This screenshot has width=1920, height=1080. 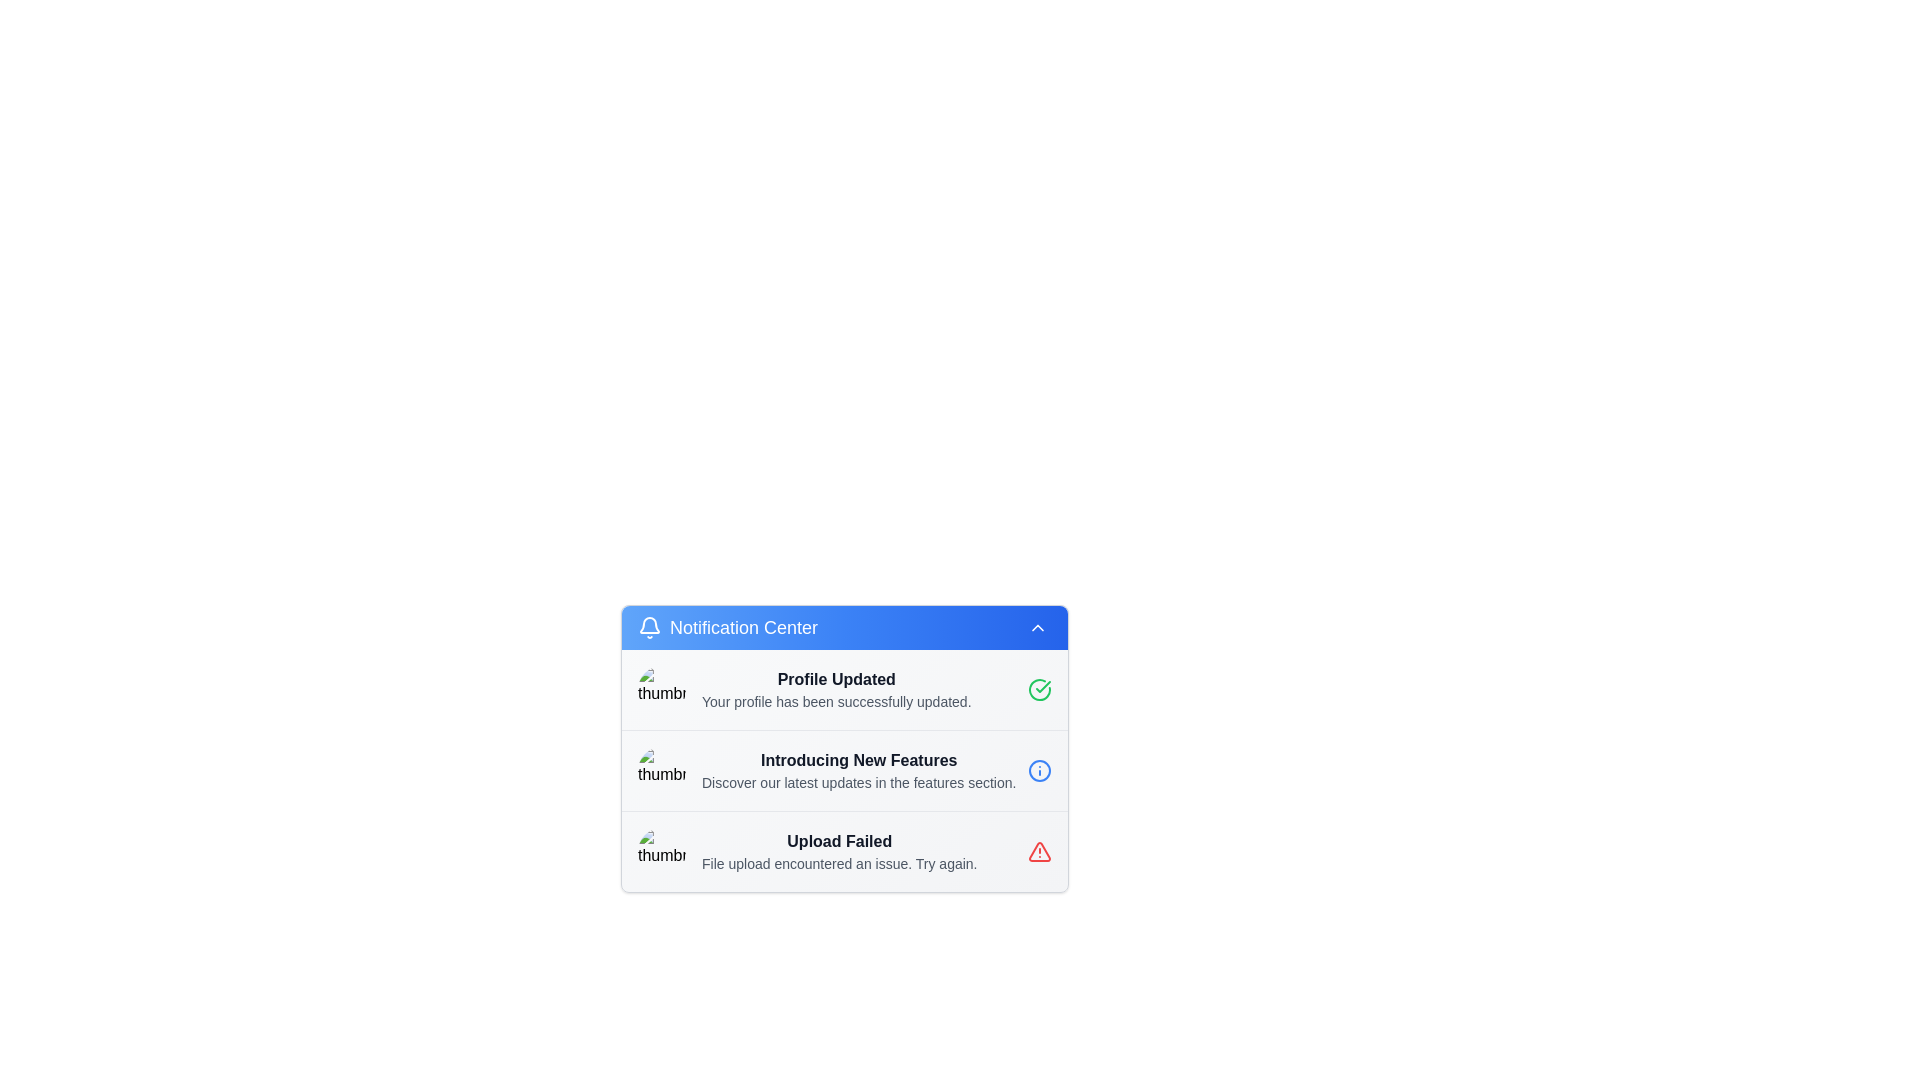 I want to click on notification message indicating that the user's profile has been successfully updated, which is centrally located in the Notification Center module, so click(x=836, y=689).